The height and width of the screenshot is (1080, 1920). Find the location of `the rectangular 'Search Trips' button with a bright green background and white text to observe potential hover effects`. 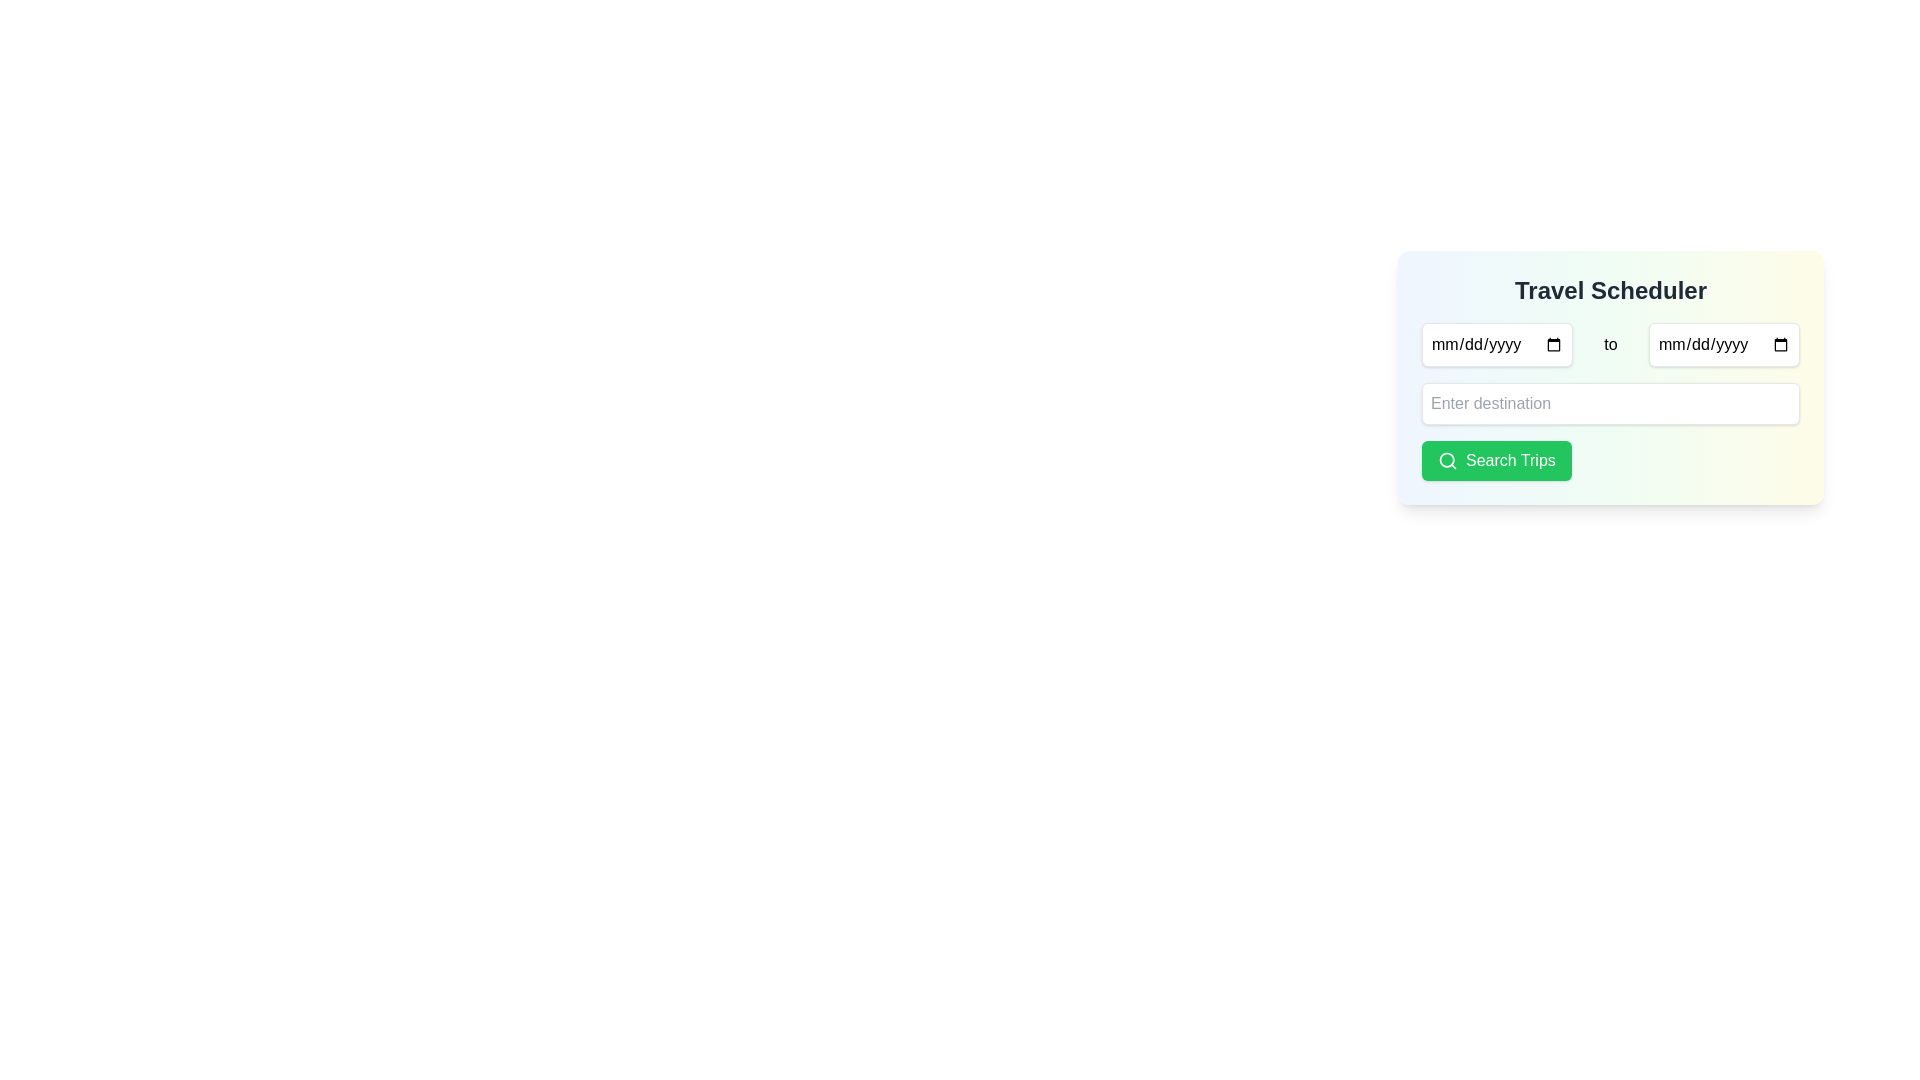

the rectangular 'Search Trips' button with a bright green background and white text to observe potential hover effects is located at coordinates (1496, 461).